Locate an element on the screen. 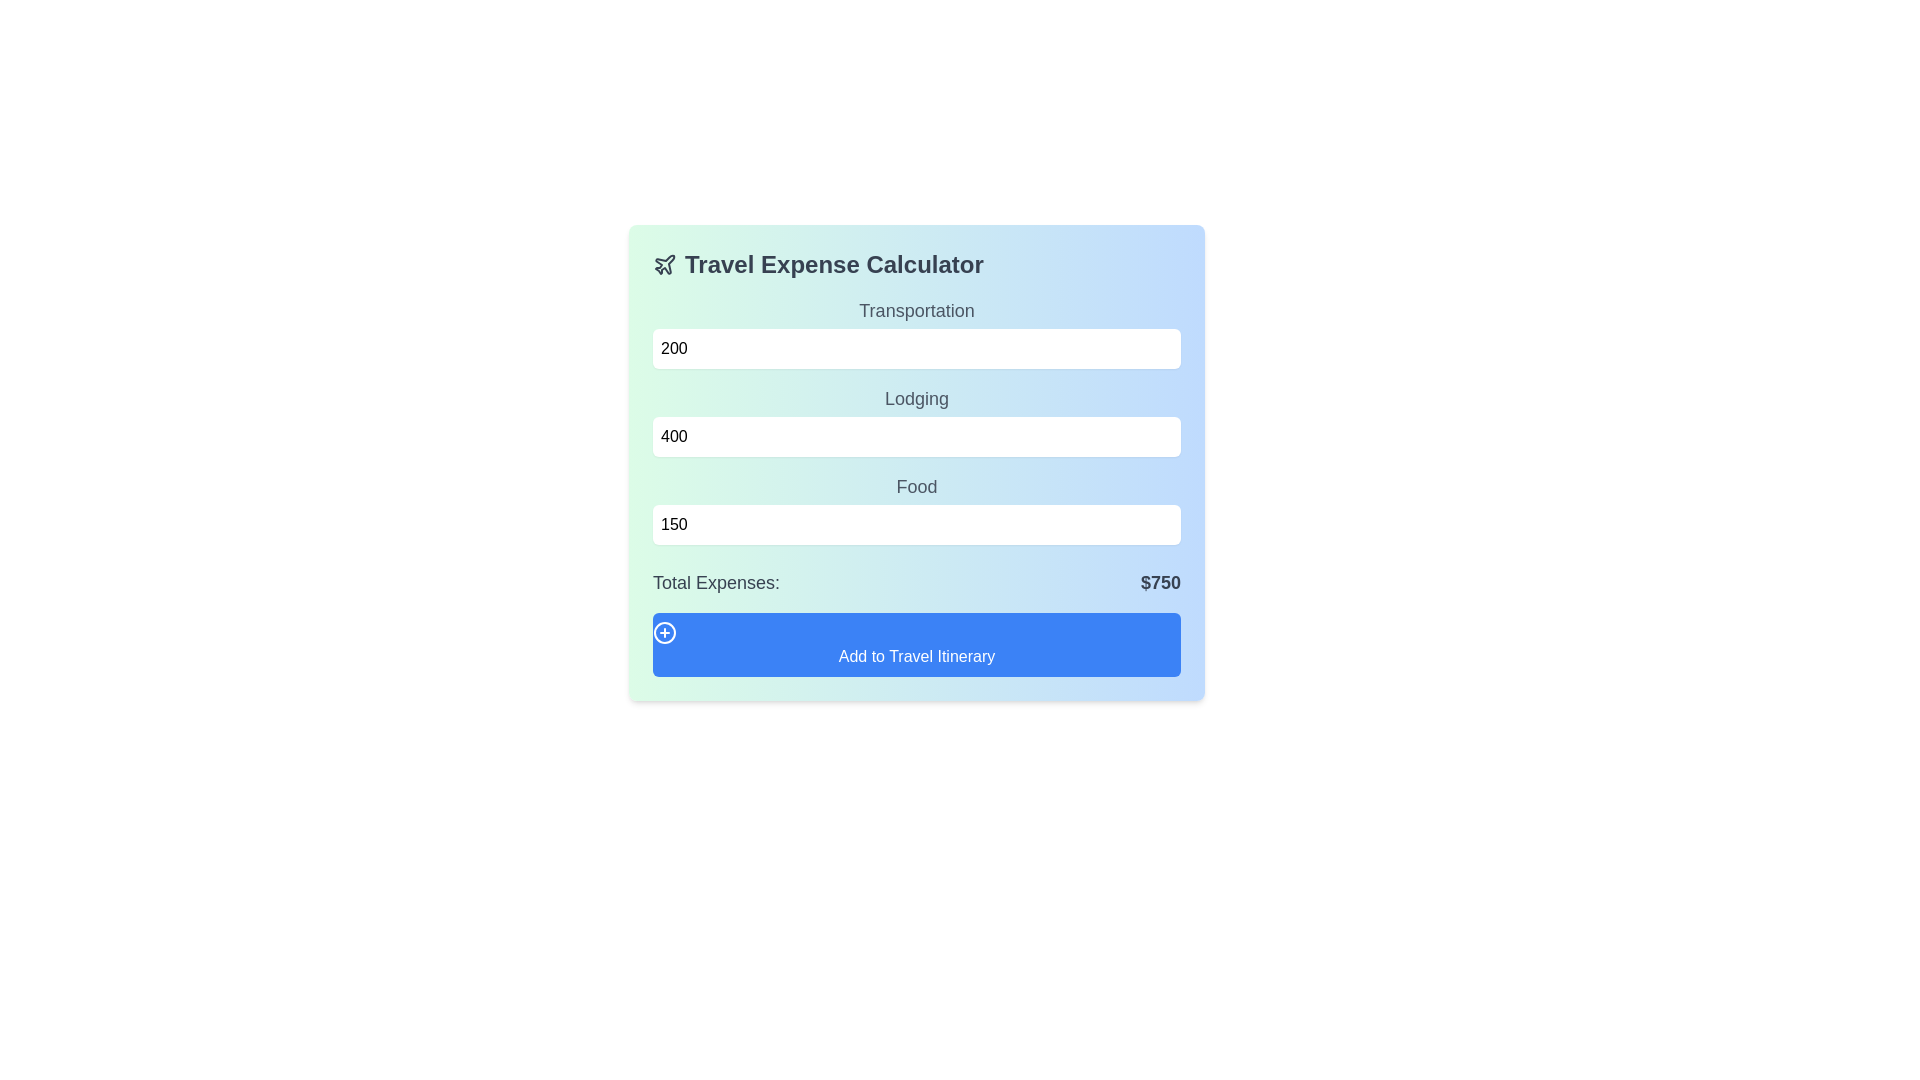  the circular SVG graphic element with a blue background and white borders, which is part of an icon resembling a plus, located near the bottom-left corner of the content area, next to the 'Add to Travel Itinerary' button is located at coordinates (665, 632).